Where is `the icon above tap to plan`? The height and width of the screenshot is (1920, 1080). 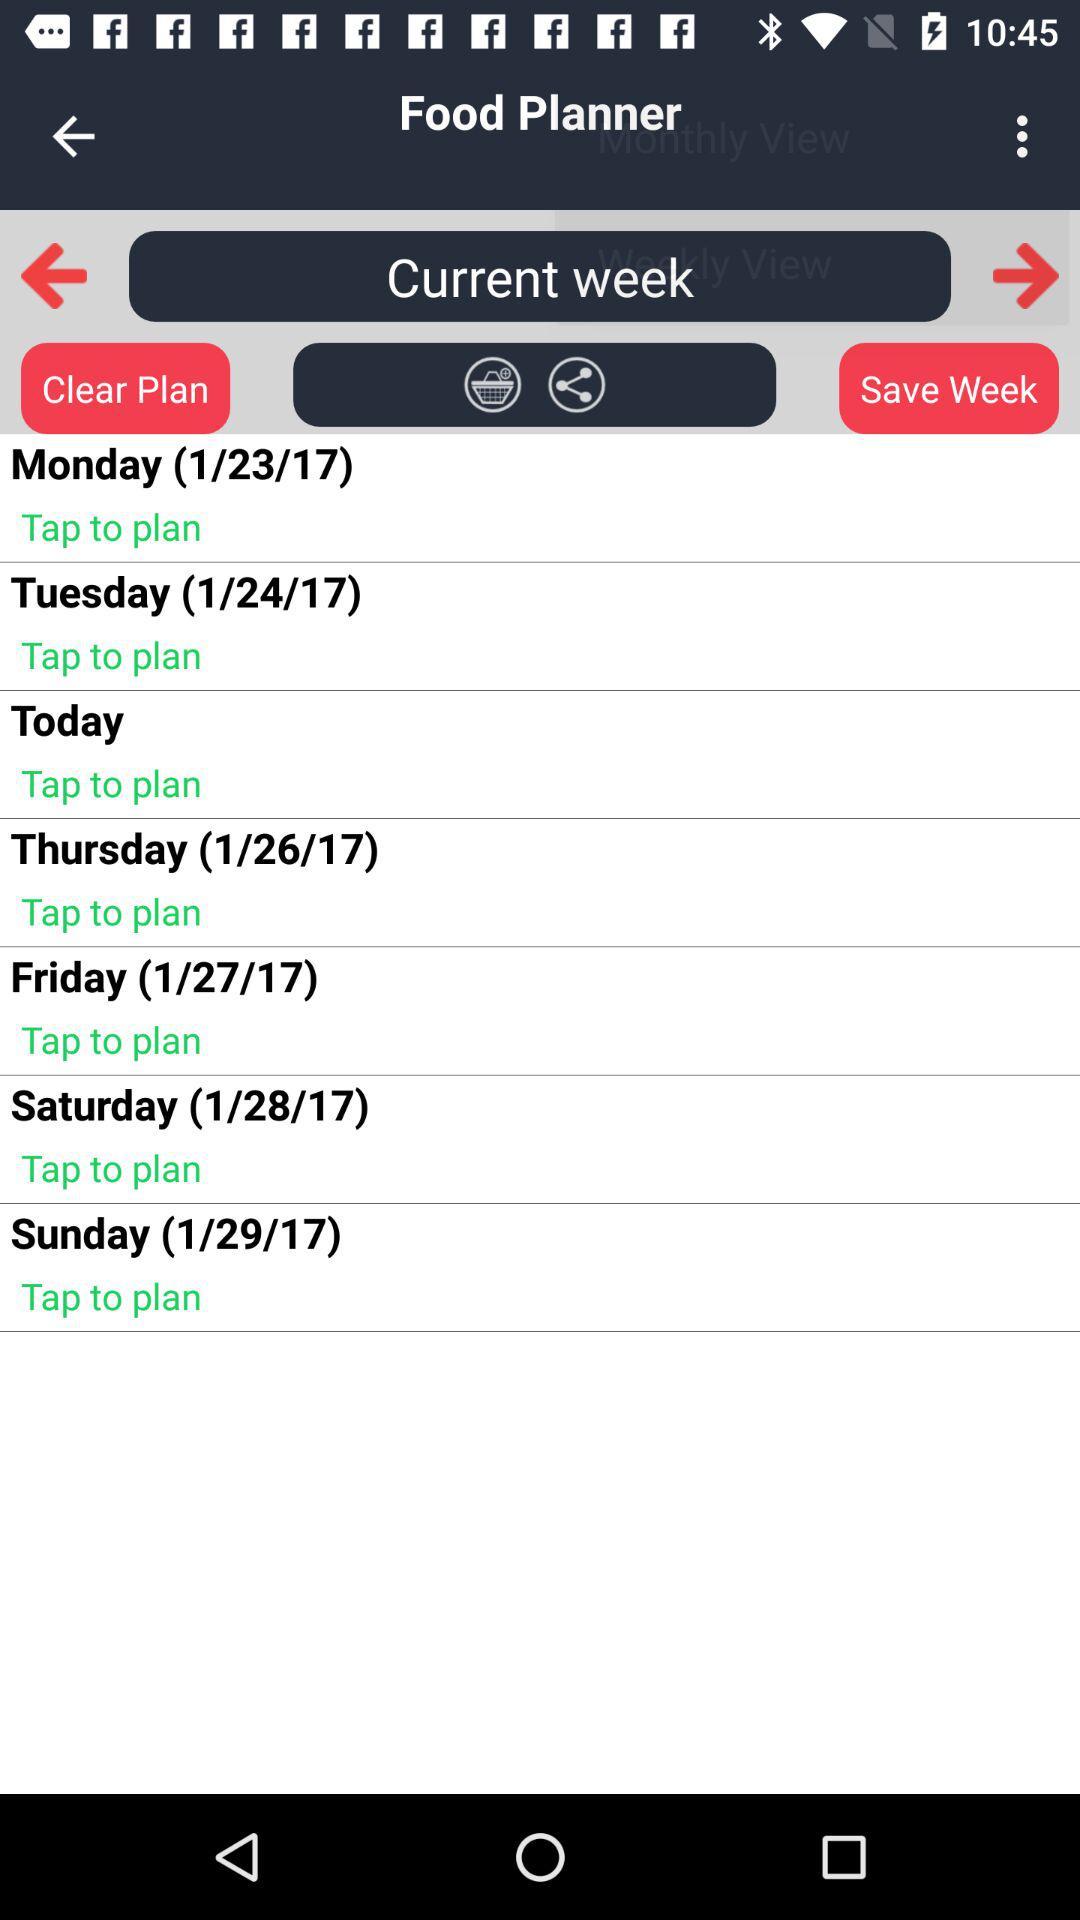
the icon above tap to plan is located at coordinates (66, 719).